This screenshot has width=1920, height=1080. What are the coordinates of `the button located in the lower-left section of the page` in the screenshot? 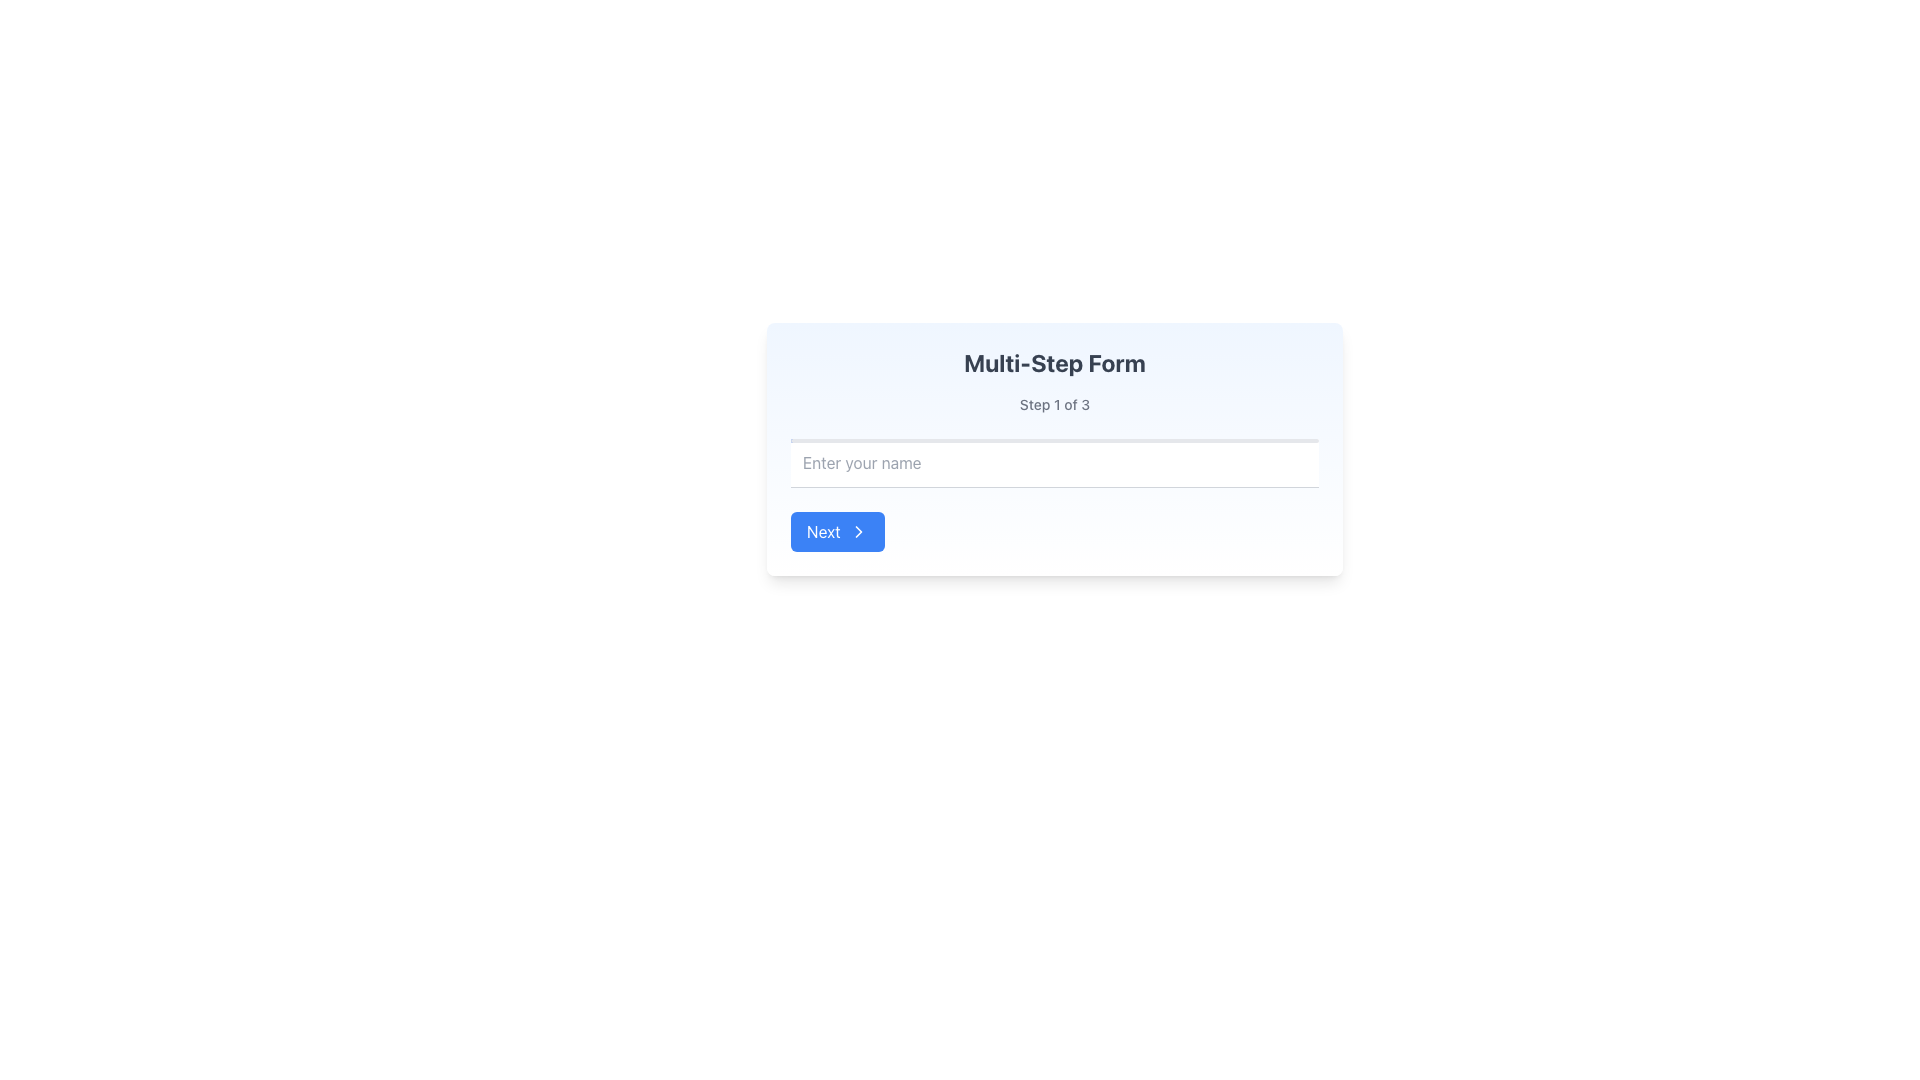 It's located at (837, 531).